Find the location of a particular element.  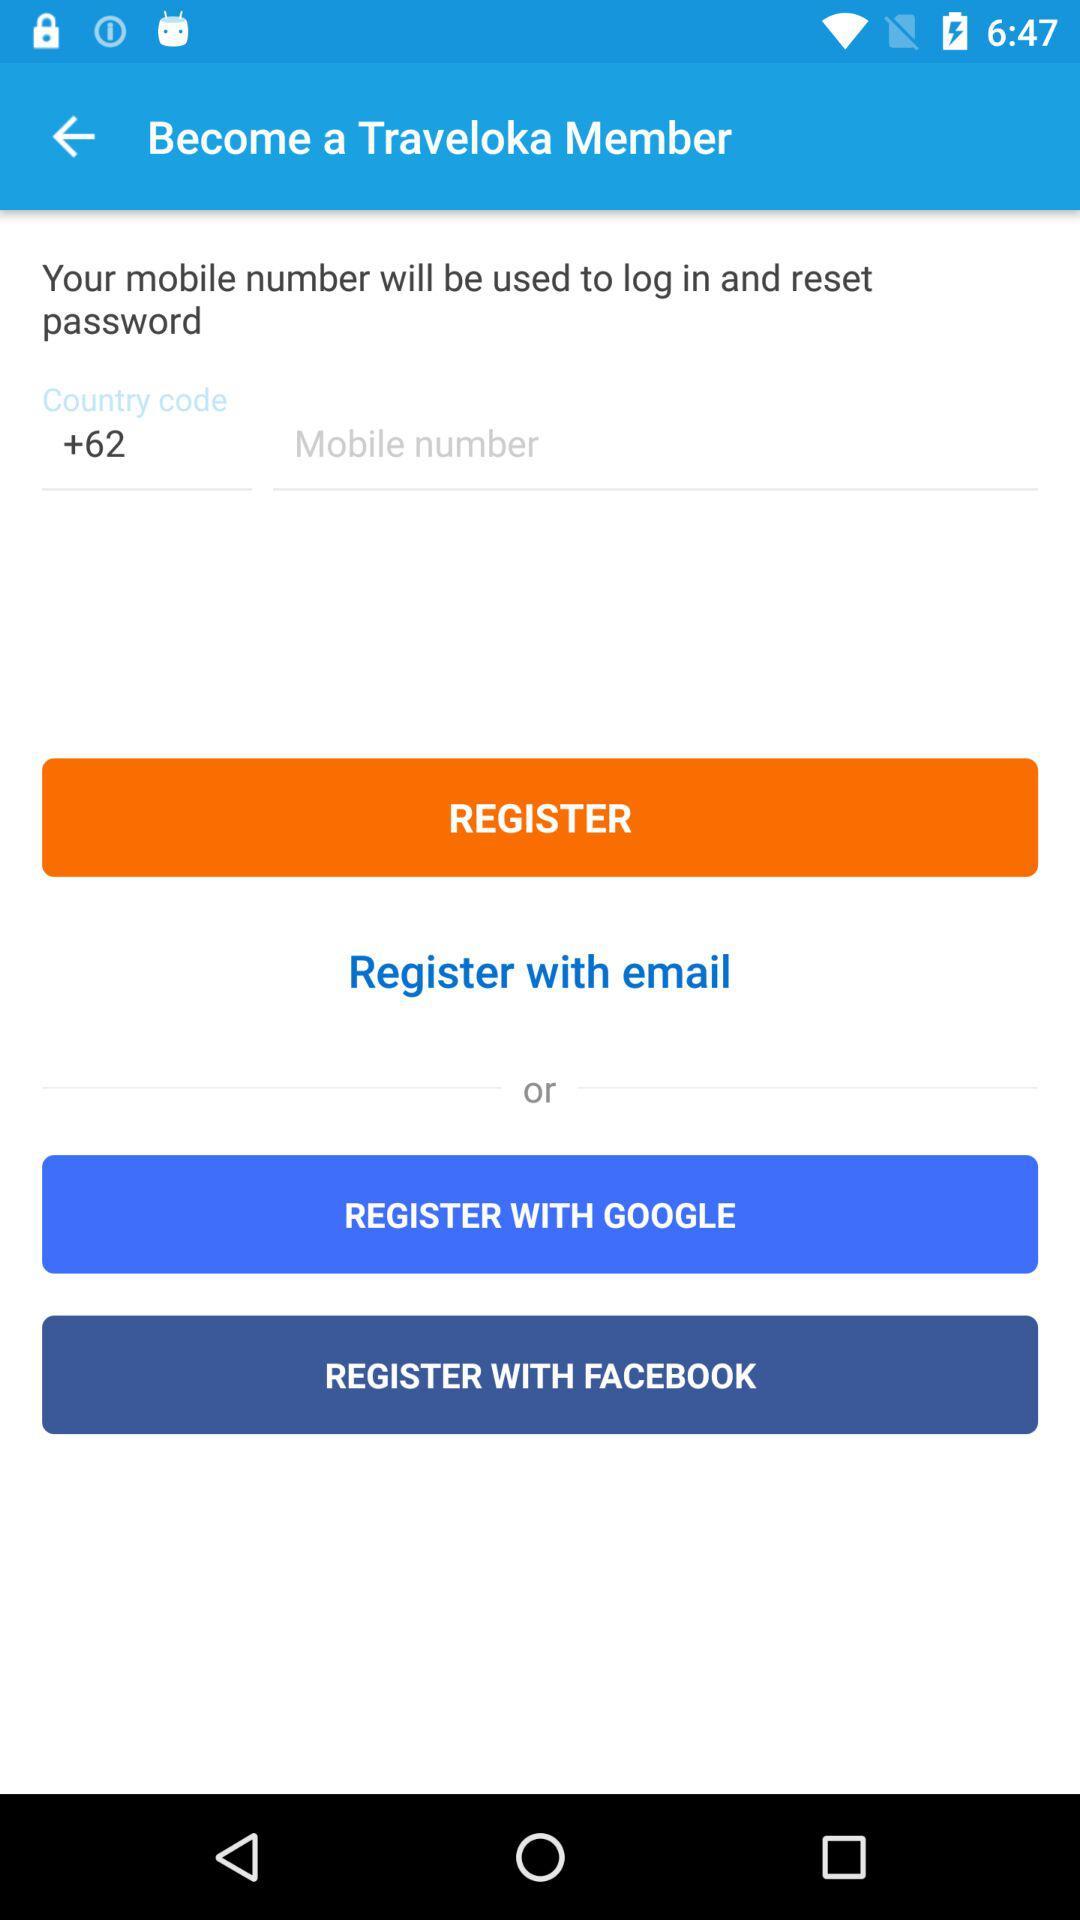

+62 item is located at coordinates (145, 454).